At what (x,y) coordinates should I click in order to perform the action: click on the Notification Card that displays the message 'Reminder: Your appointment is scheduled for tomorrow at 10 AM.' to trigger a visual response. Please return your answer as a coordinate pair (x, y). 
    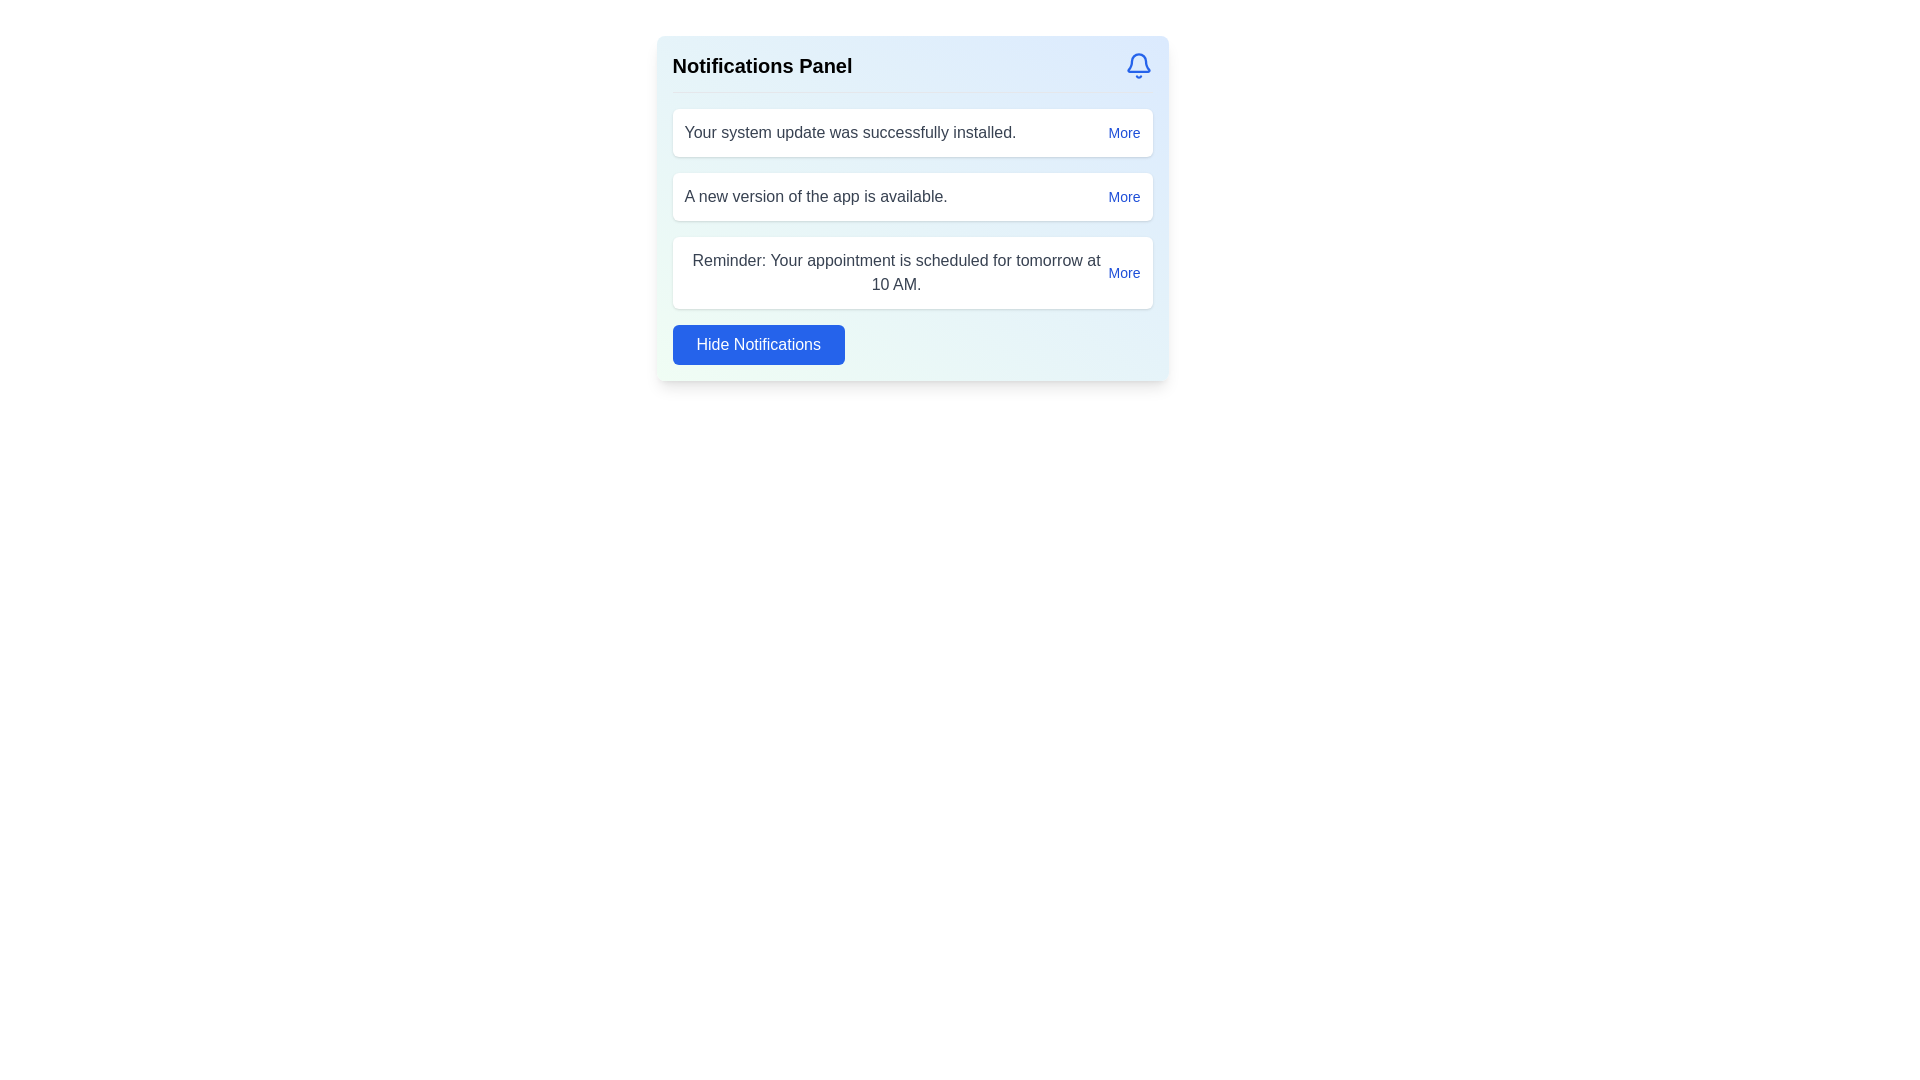
    Looking at the image, I should click on (911, 273).